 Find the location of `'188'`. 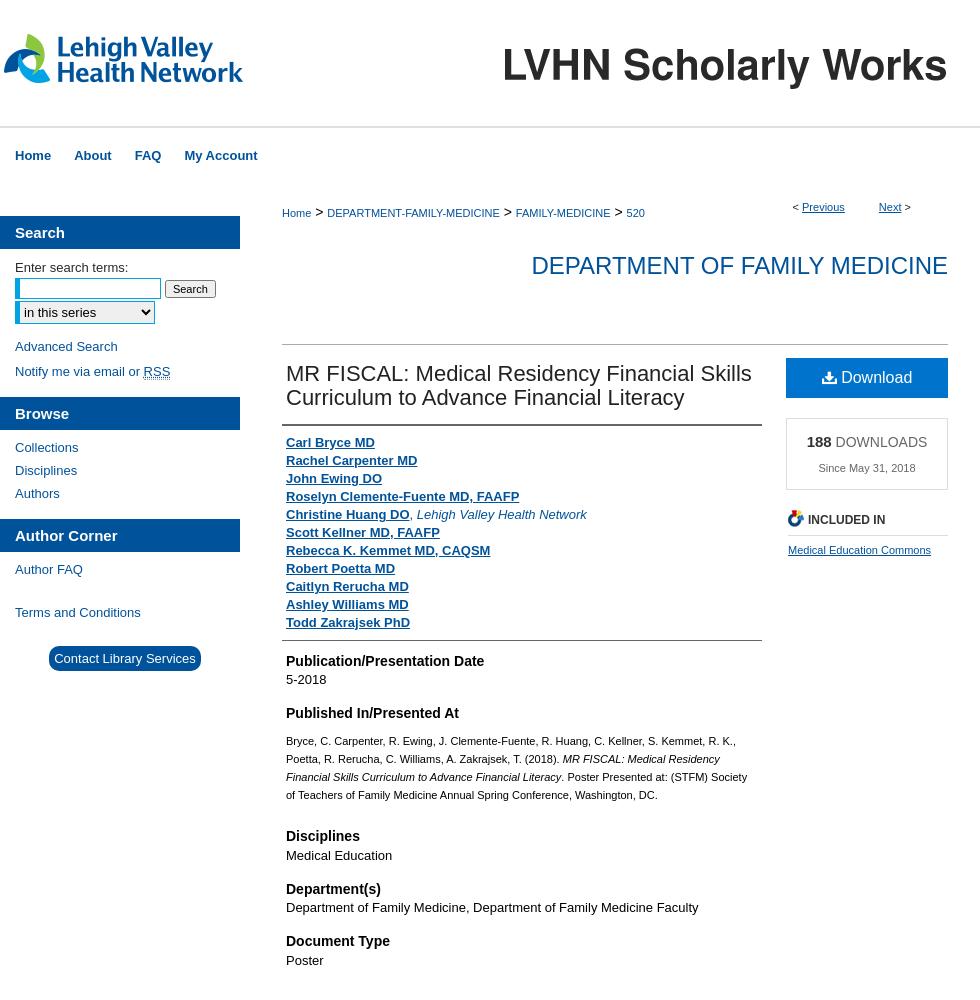

'188' is located at coordinates (805, 439).